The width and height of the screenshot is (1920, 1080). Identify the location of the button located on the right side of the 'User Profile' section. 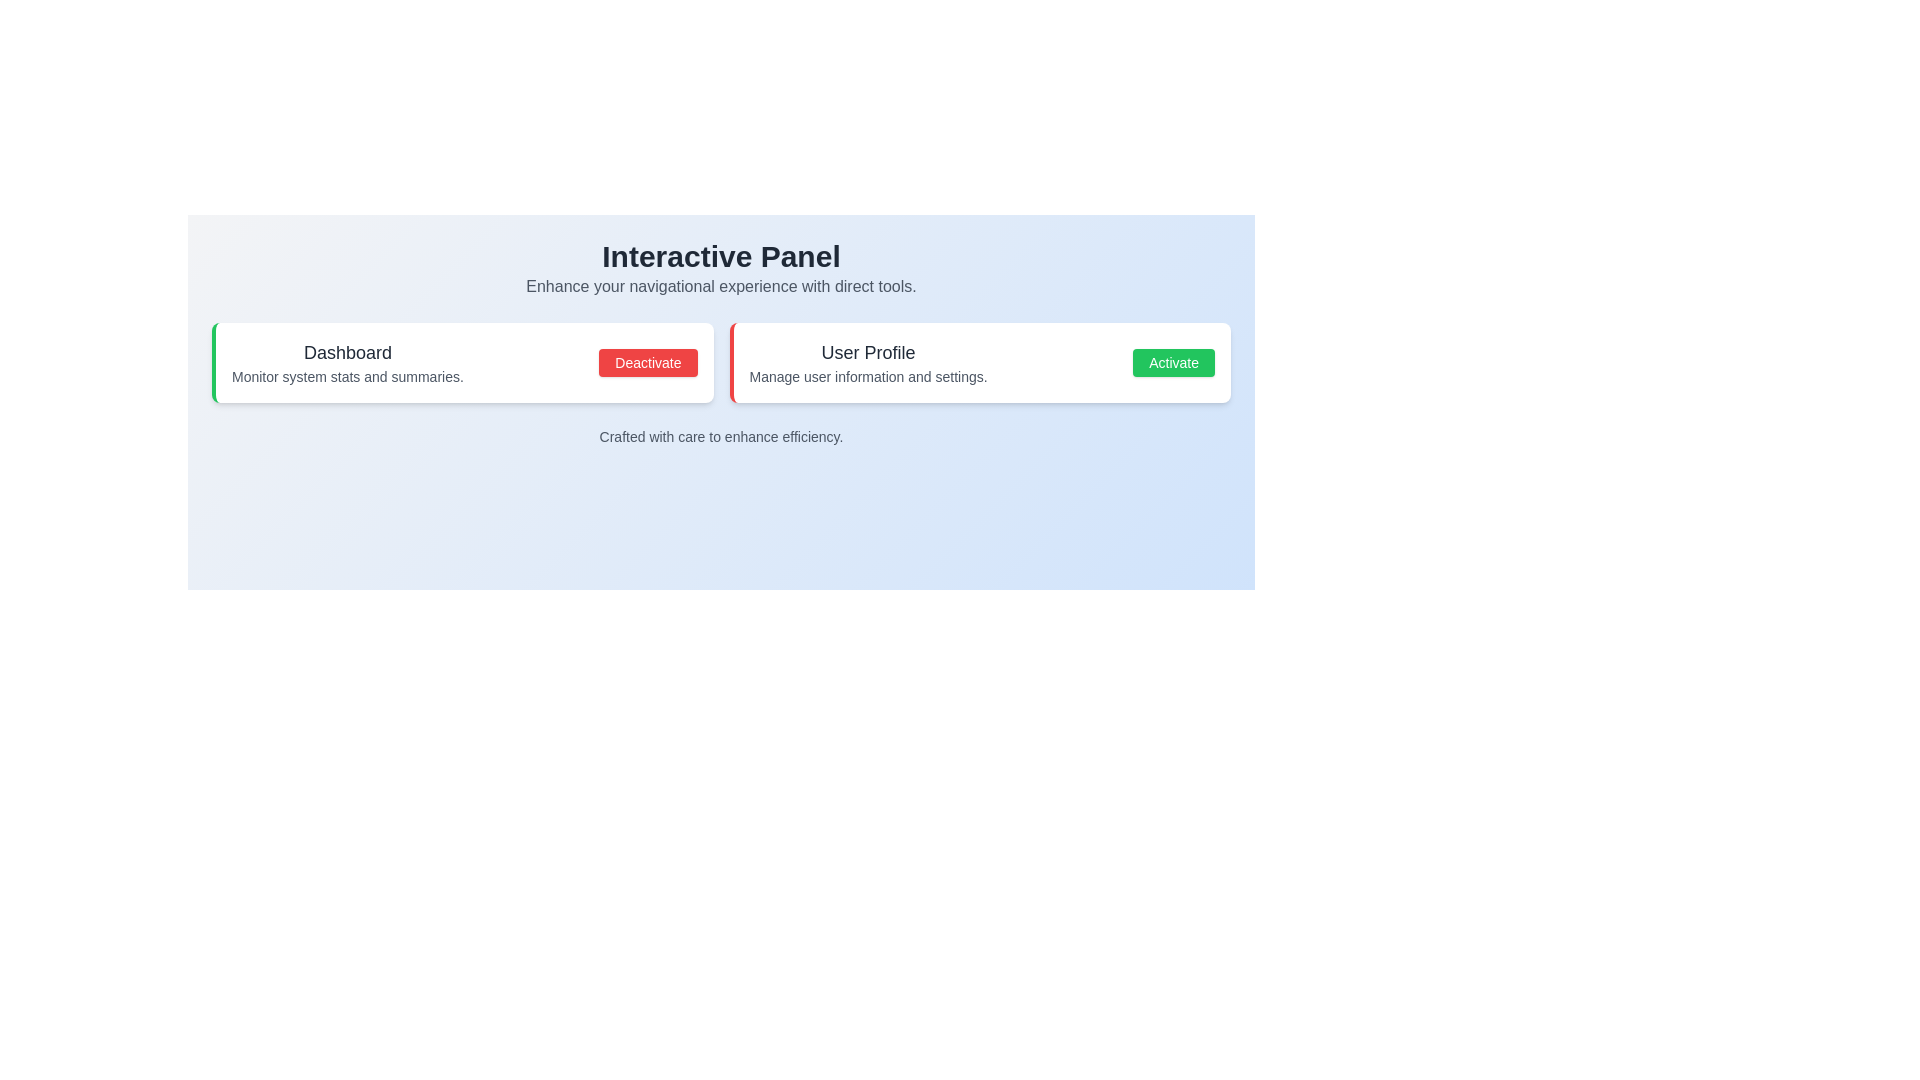
(1174, 362).